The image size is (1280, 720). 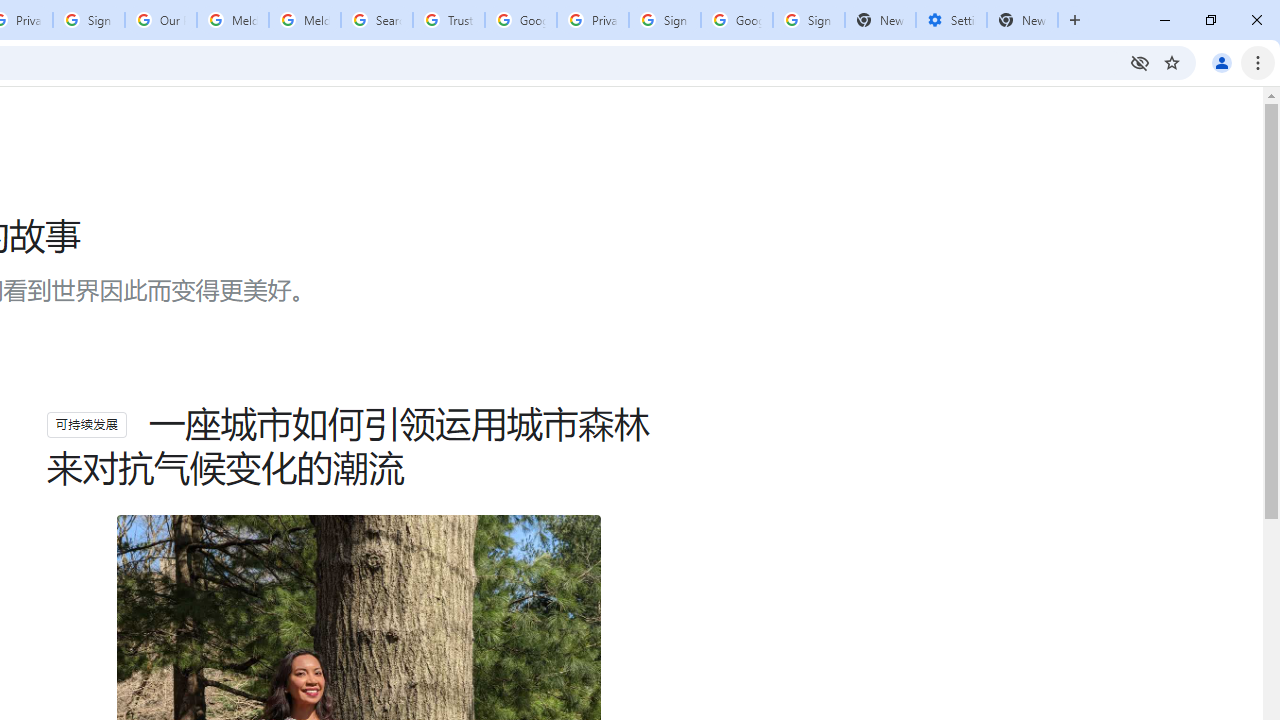 What do you see at coordinates (1022, 20) in the screenshot?
I see `'New Tab'` at bounding box center [1022, 20].